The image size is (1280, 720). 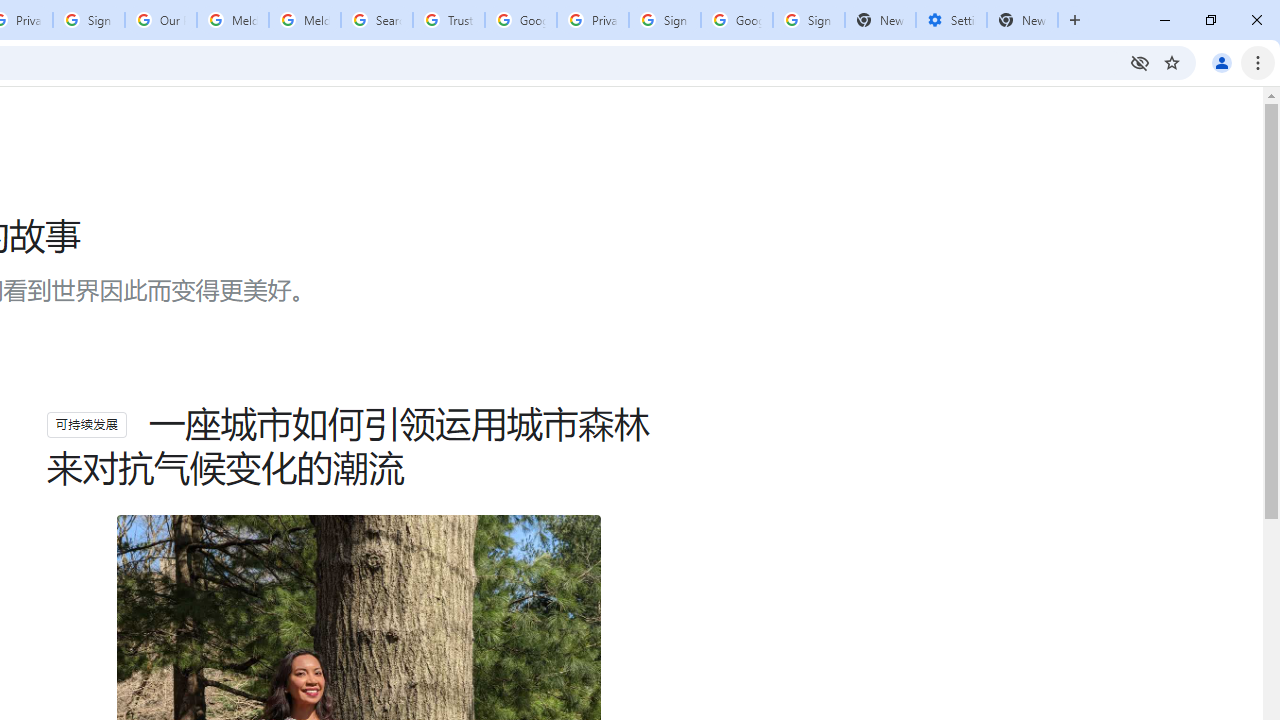 What do you see at coordinates (1022, 20) in the screenshot?
I see `'New Tab'` at bounding box center [1022, 20].